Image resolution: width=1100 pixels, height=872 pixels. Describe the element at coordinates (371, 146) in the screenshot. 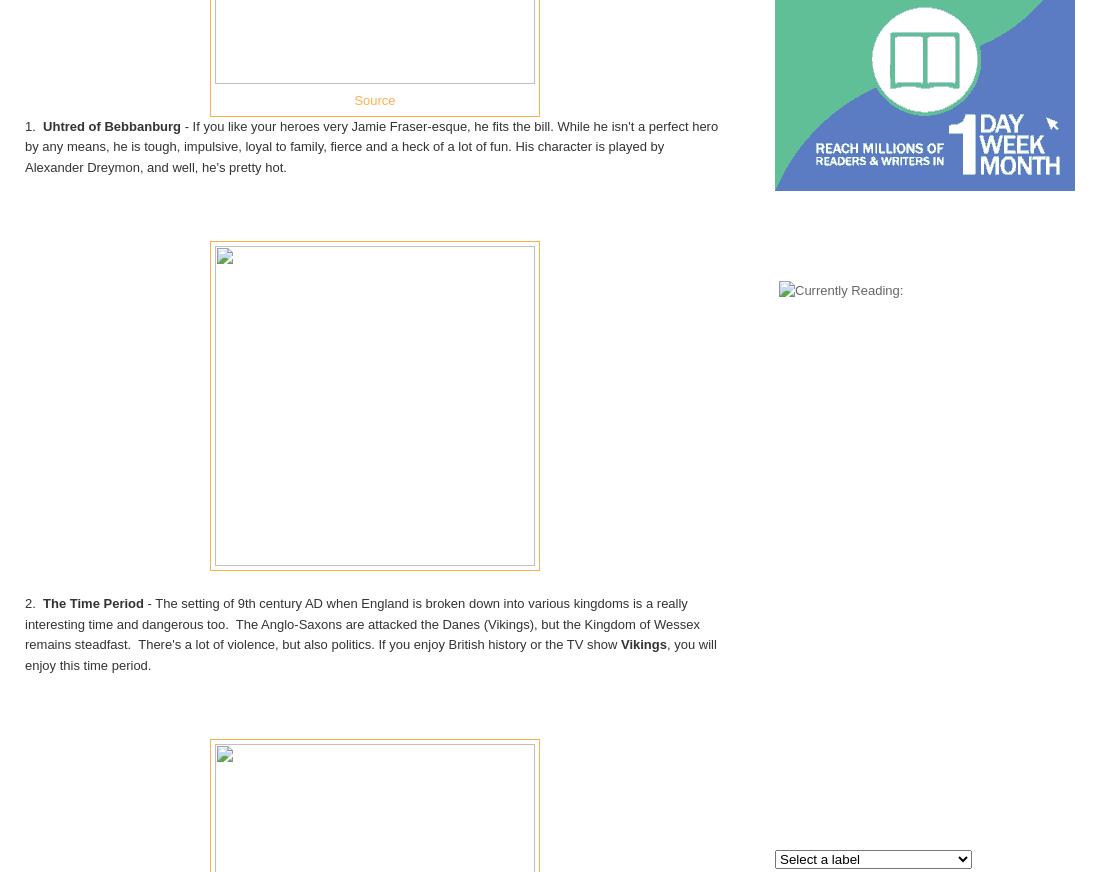

I see `'- If you like your heroes very Jamie Fraser-esque, he fits the bill. While he isn't a perfect hero by any means, he is tough, impulsive, loyal to family, fierce and a heck of a lot of fun. His character is played by Alexander Dreymon, and well, he's pretty hot.'` at that location.